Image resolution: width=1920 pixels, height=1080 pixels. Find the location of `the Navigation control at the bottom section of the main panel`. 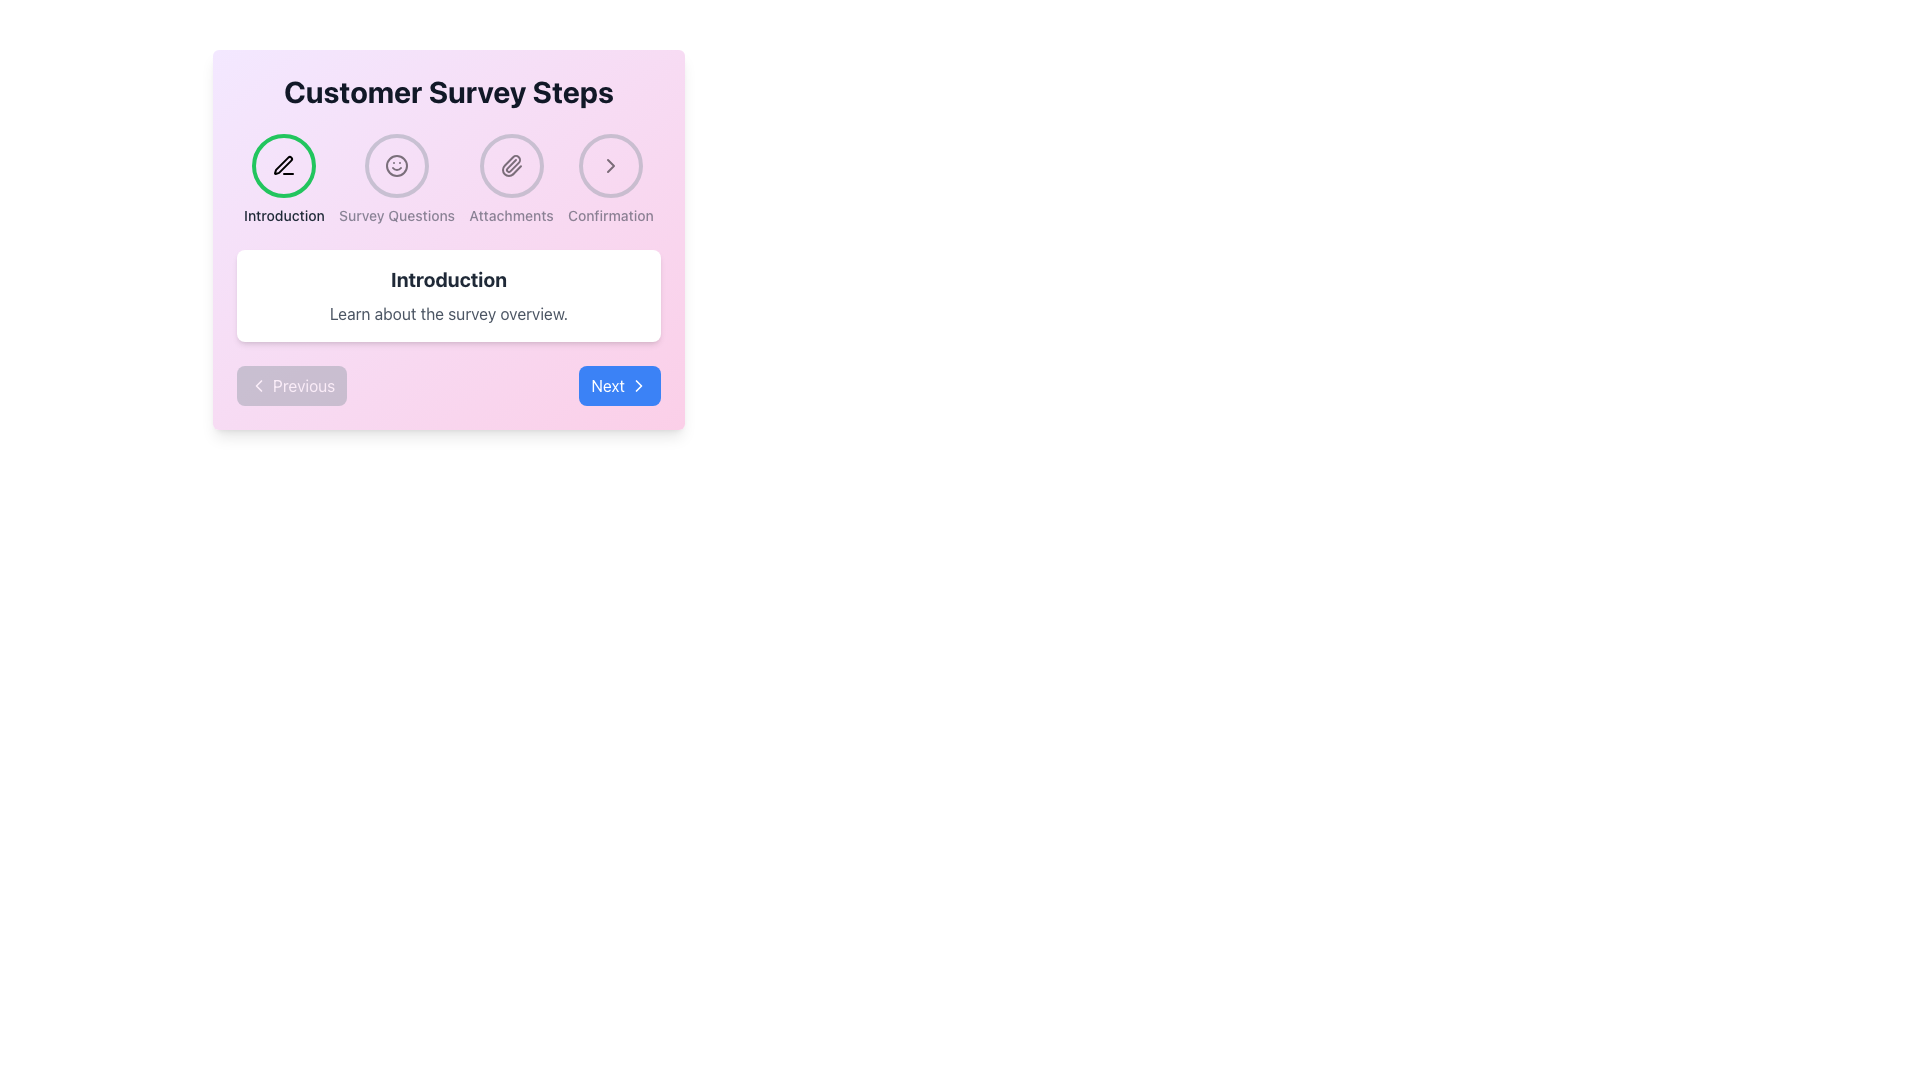

the Navigation control at the bottom section of the main panel is located at coordinates (448, 385).